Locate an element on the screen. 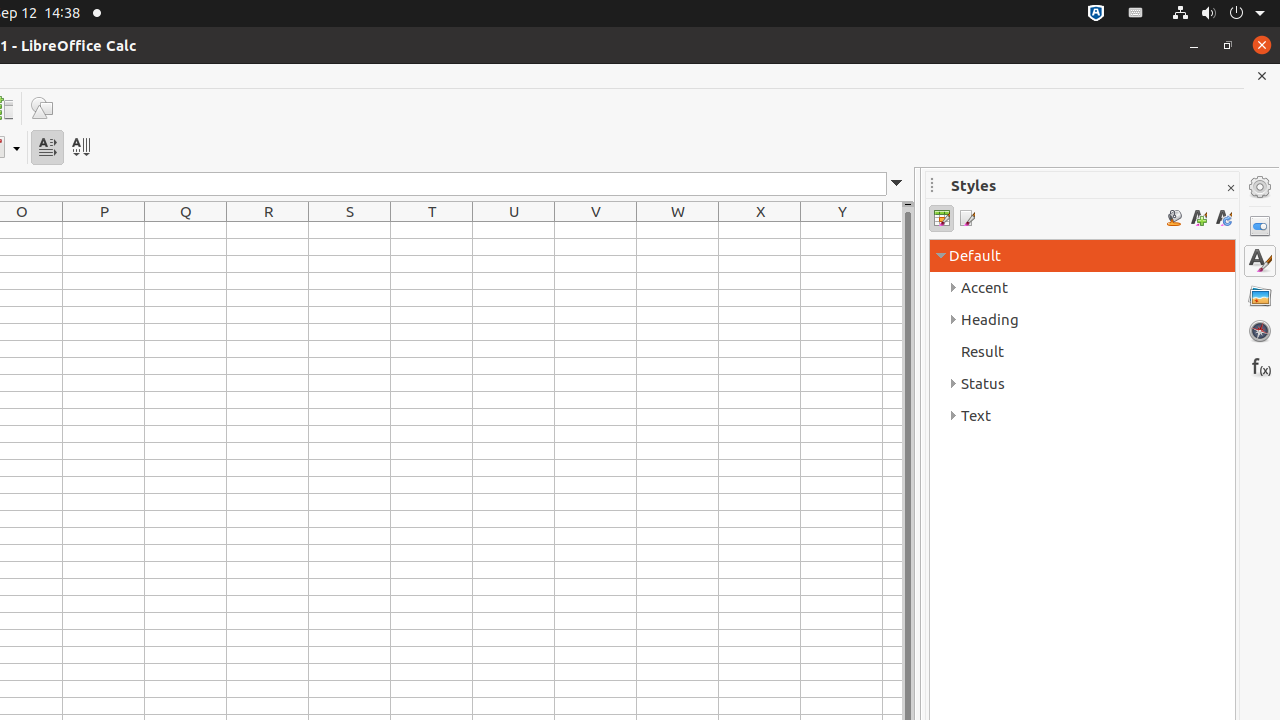 The width and height of the screenshot is (1280, 720). 'U1' is located at coordinates (514, 229).